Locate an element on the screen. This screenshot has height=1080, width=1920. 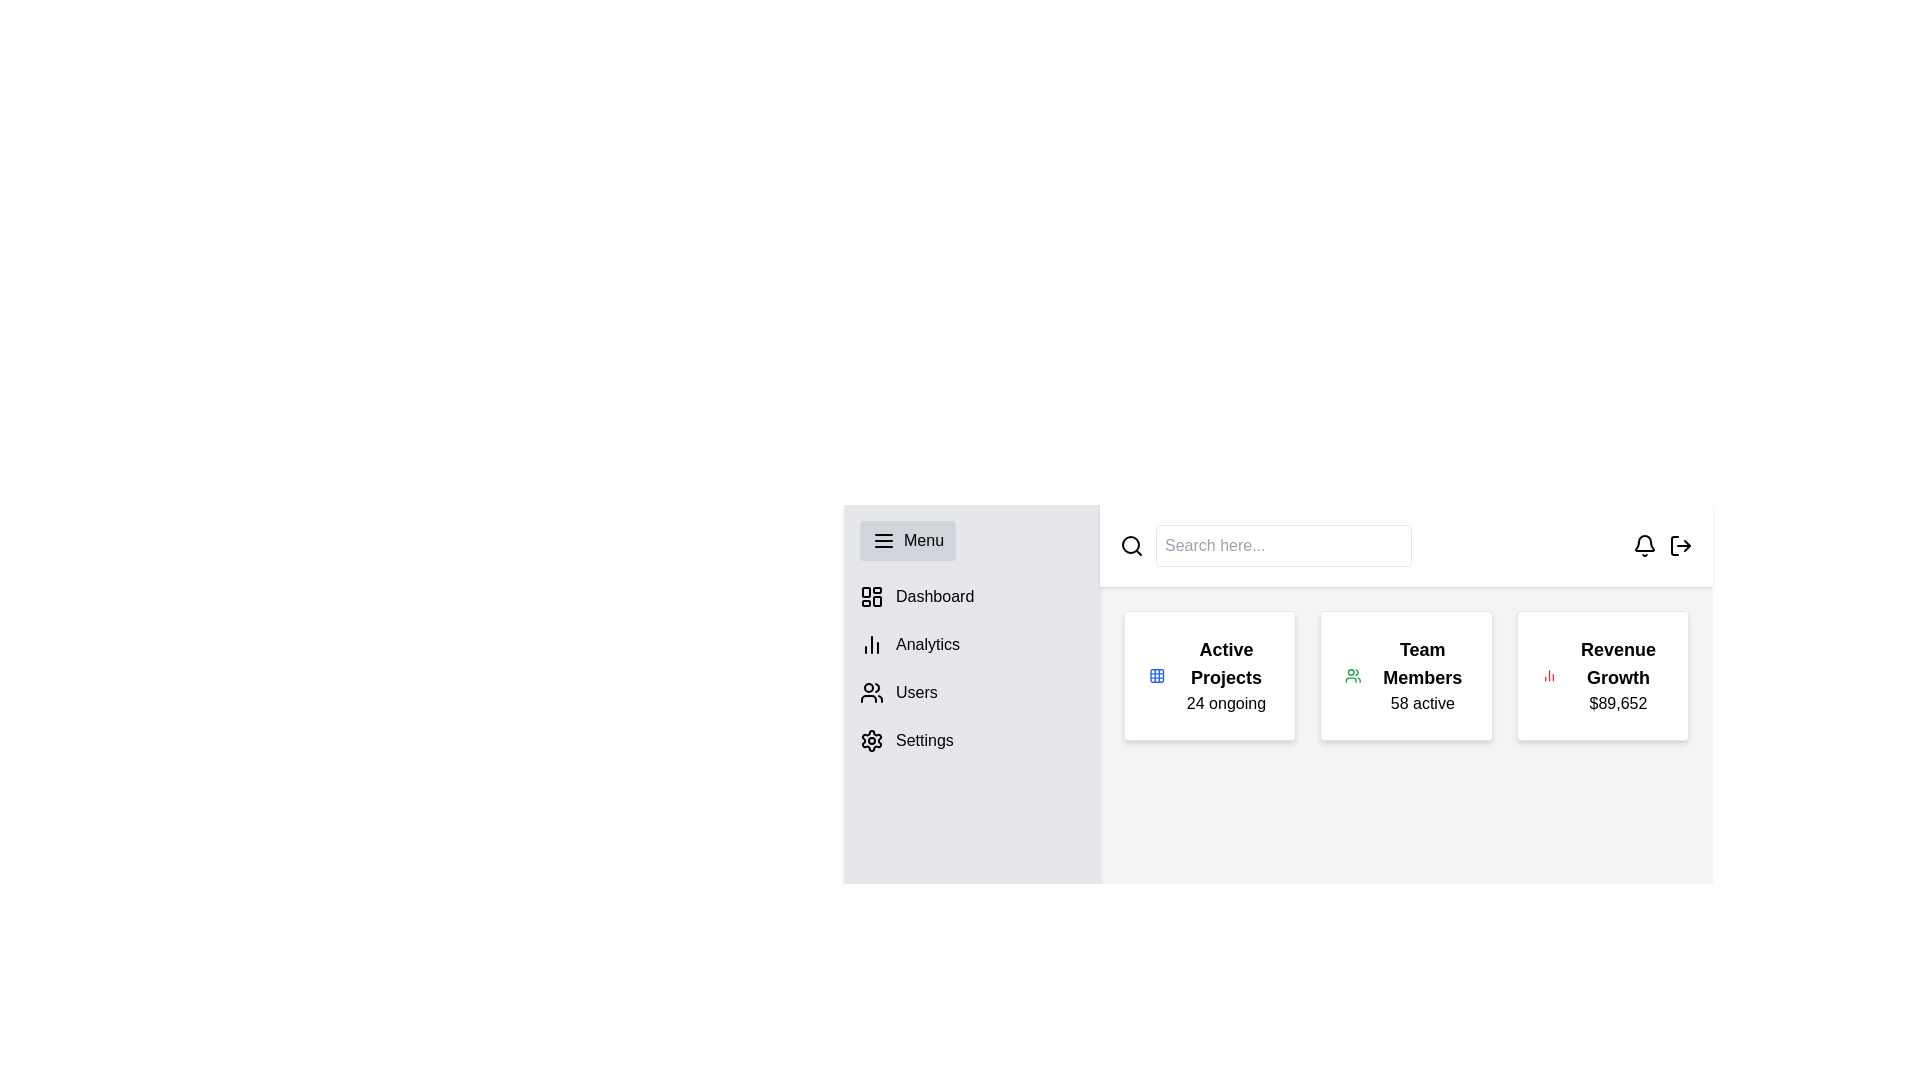
the 'Dashboard' text label, which functions as a hyperlink, to select the text is located at coordinates (934, 596).